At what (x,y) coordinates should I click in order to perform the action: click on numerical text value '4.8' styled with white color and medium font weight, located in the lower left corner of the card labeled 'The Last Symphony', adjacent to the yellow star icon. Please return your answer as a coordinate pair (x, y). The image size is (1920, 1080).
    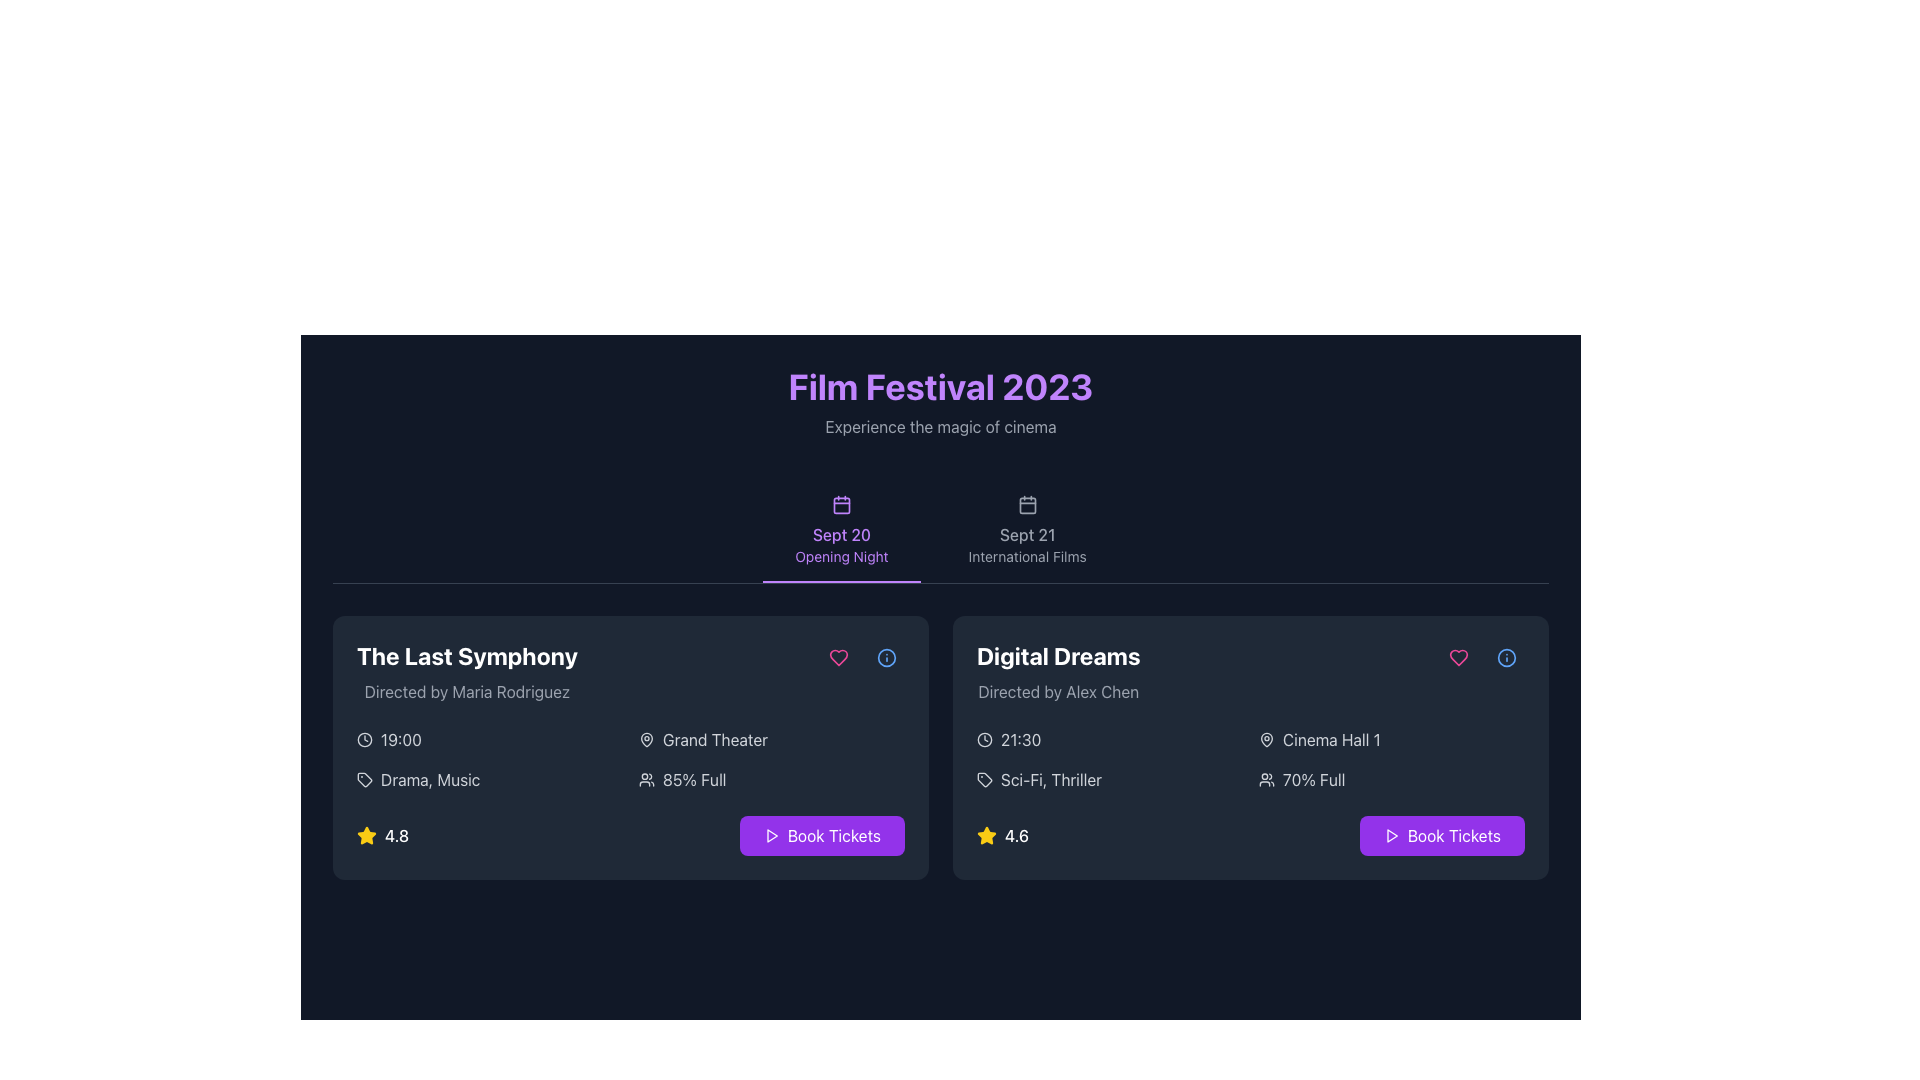
    Looking at the image, I should click on (397, 836).